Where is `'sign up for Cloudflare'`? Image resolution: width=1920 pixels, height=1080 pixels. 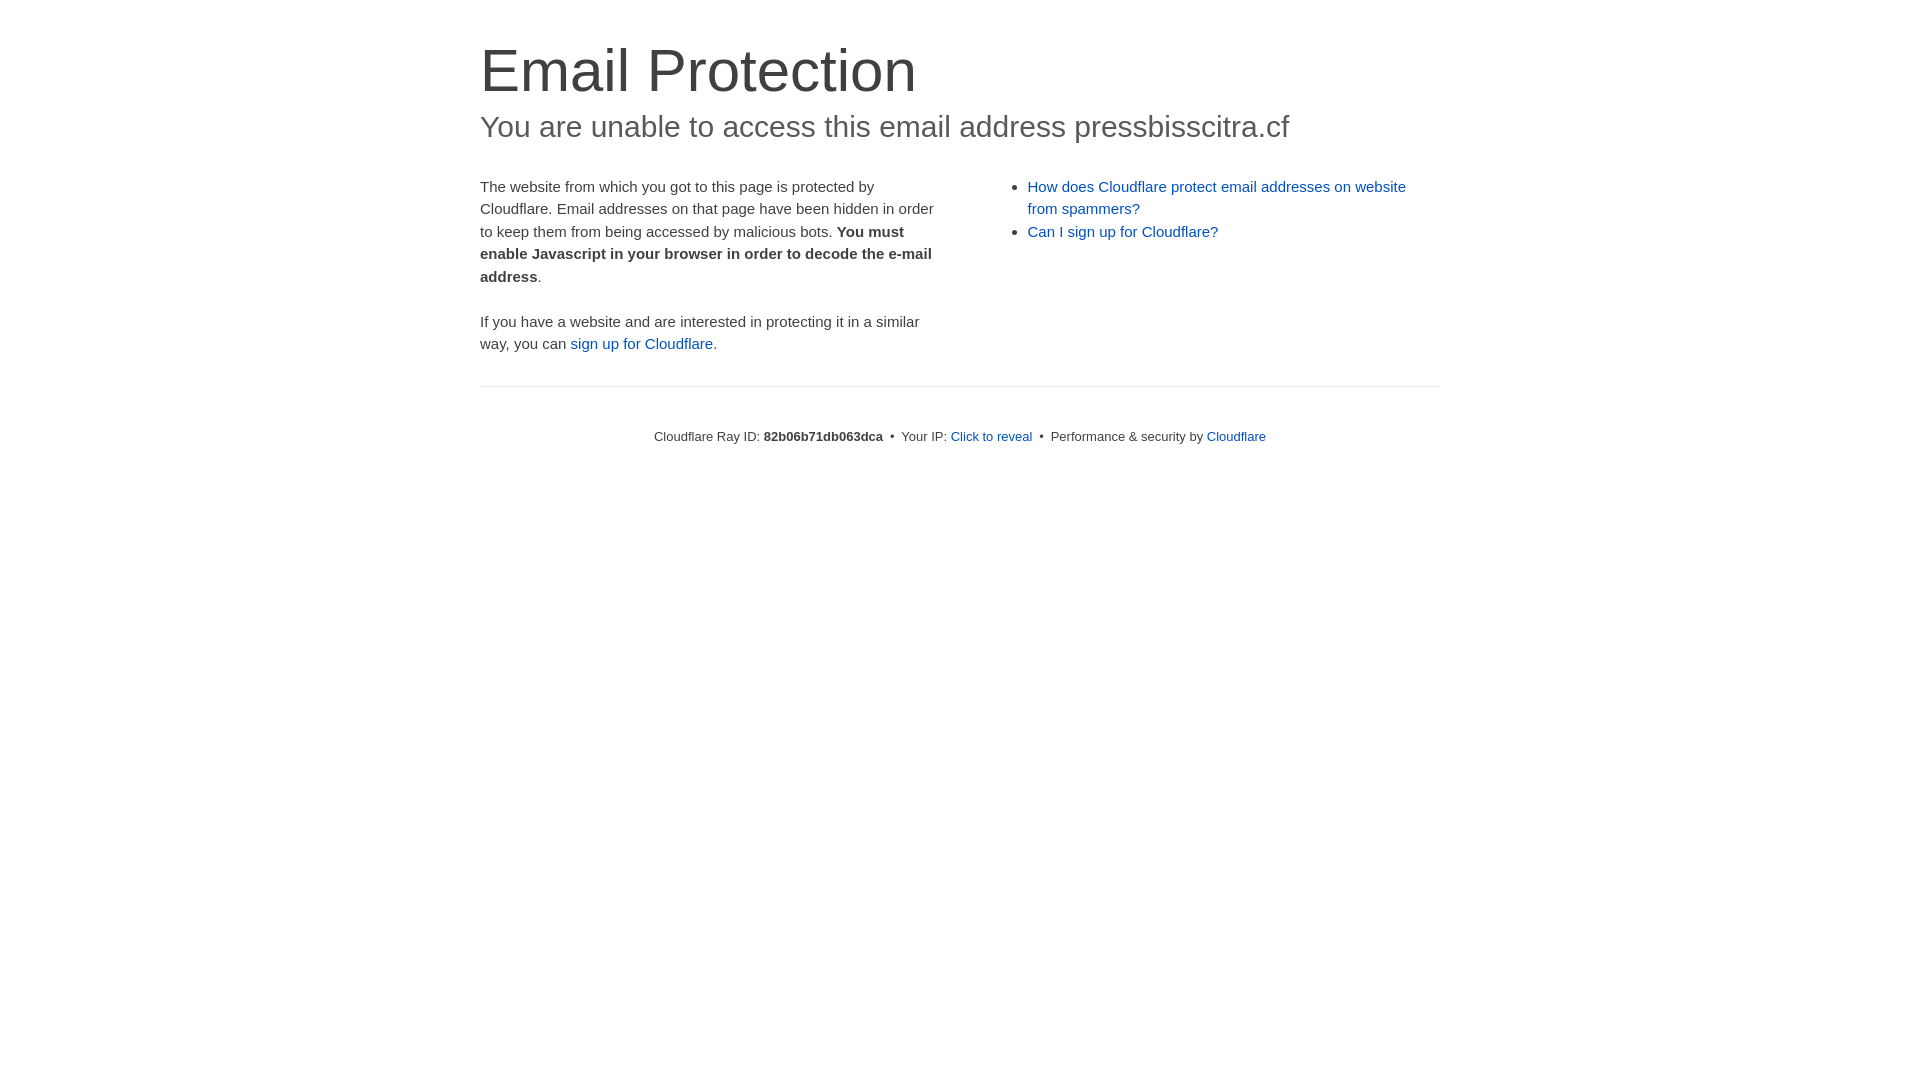 'sign up for Cloudflare' is located at coordinates (570, 342).